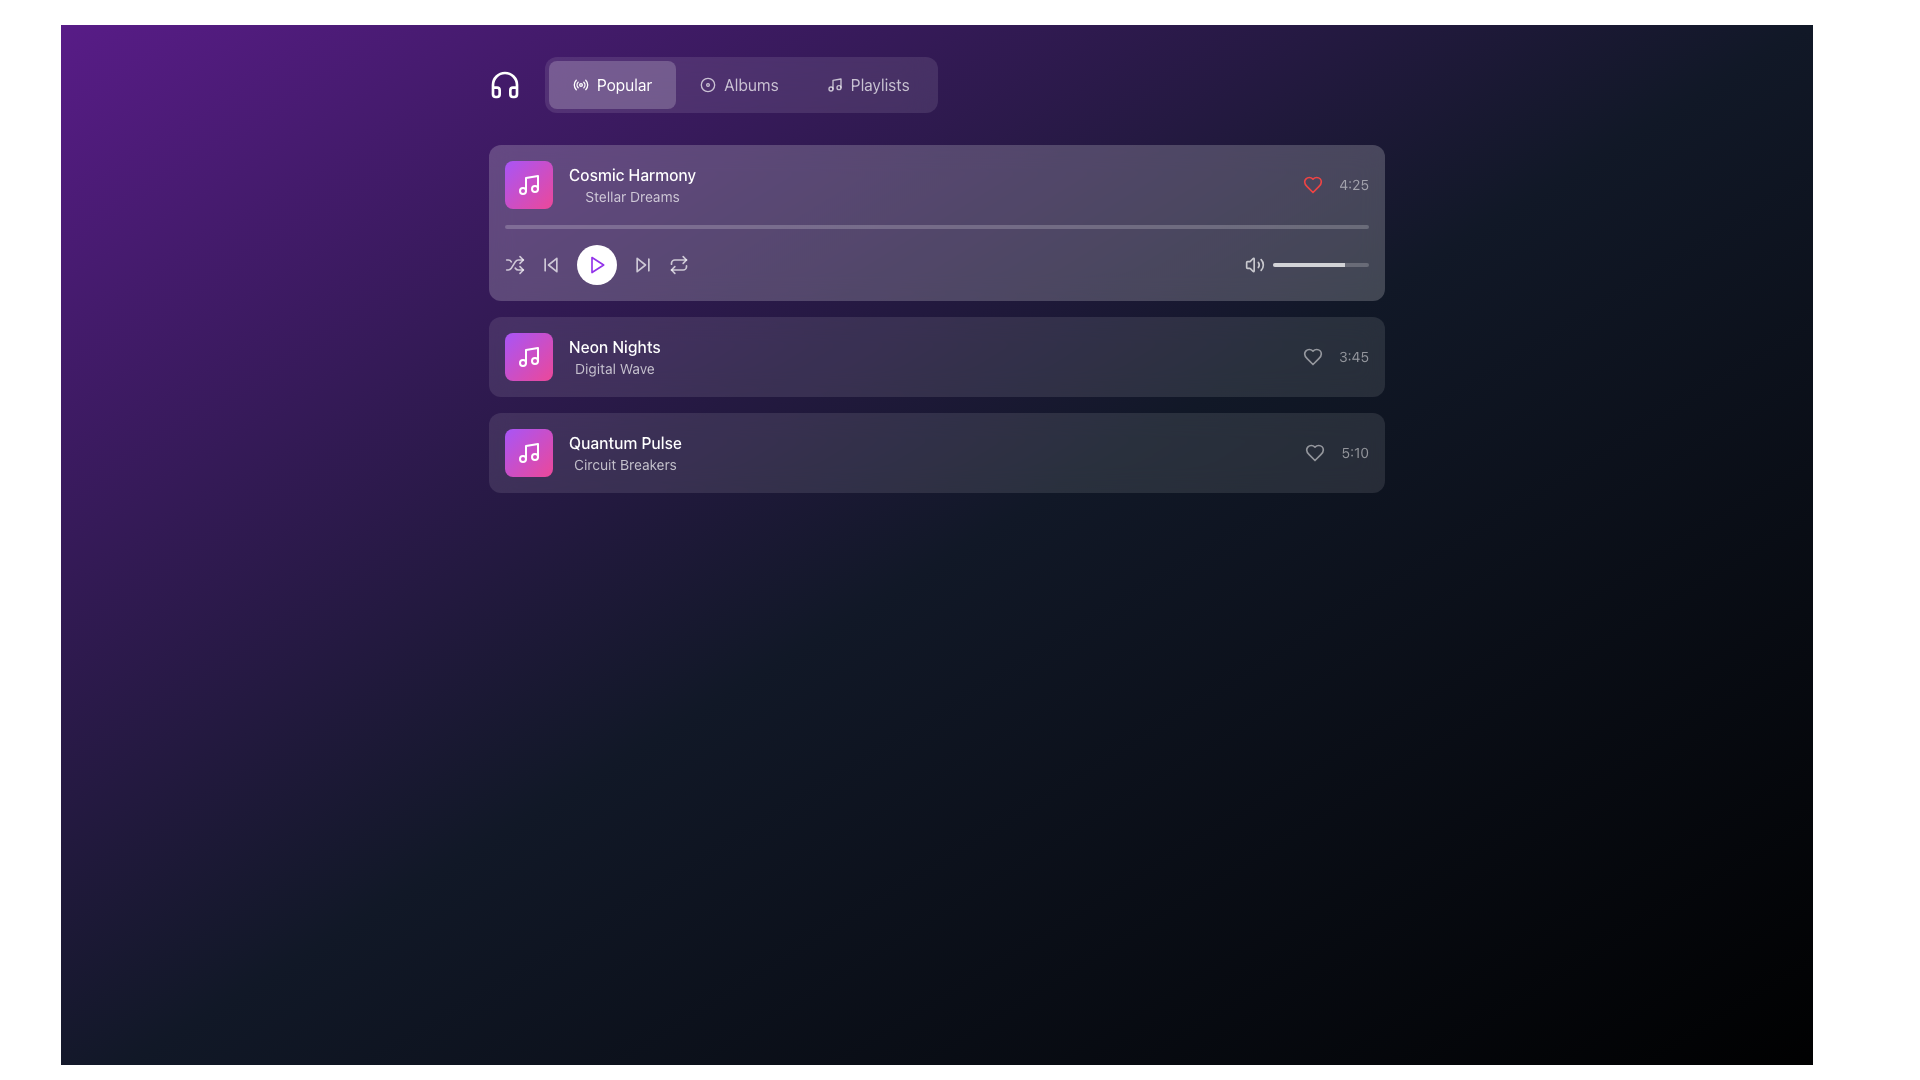 This screenshot has width=1920, height=1080. Describe the element at coordinates (504, 83) in the screenshot. I see `the headphones icon, which is located in the top left corner of the interface, preceding the 'Popular' button group` at that location.